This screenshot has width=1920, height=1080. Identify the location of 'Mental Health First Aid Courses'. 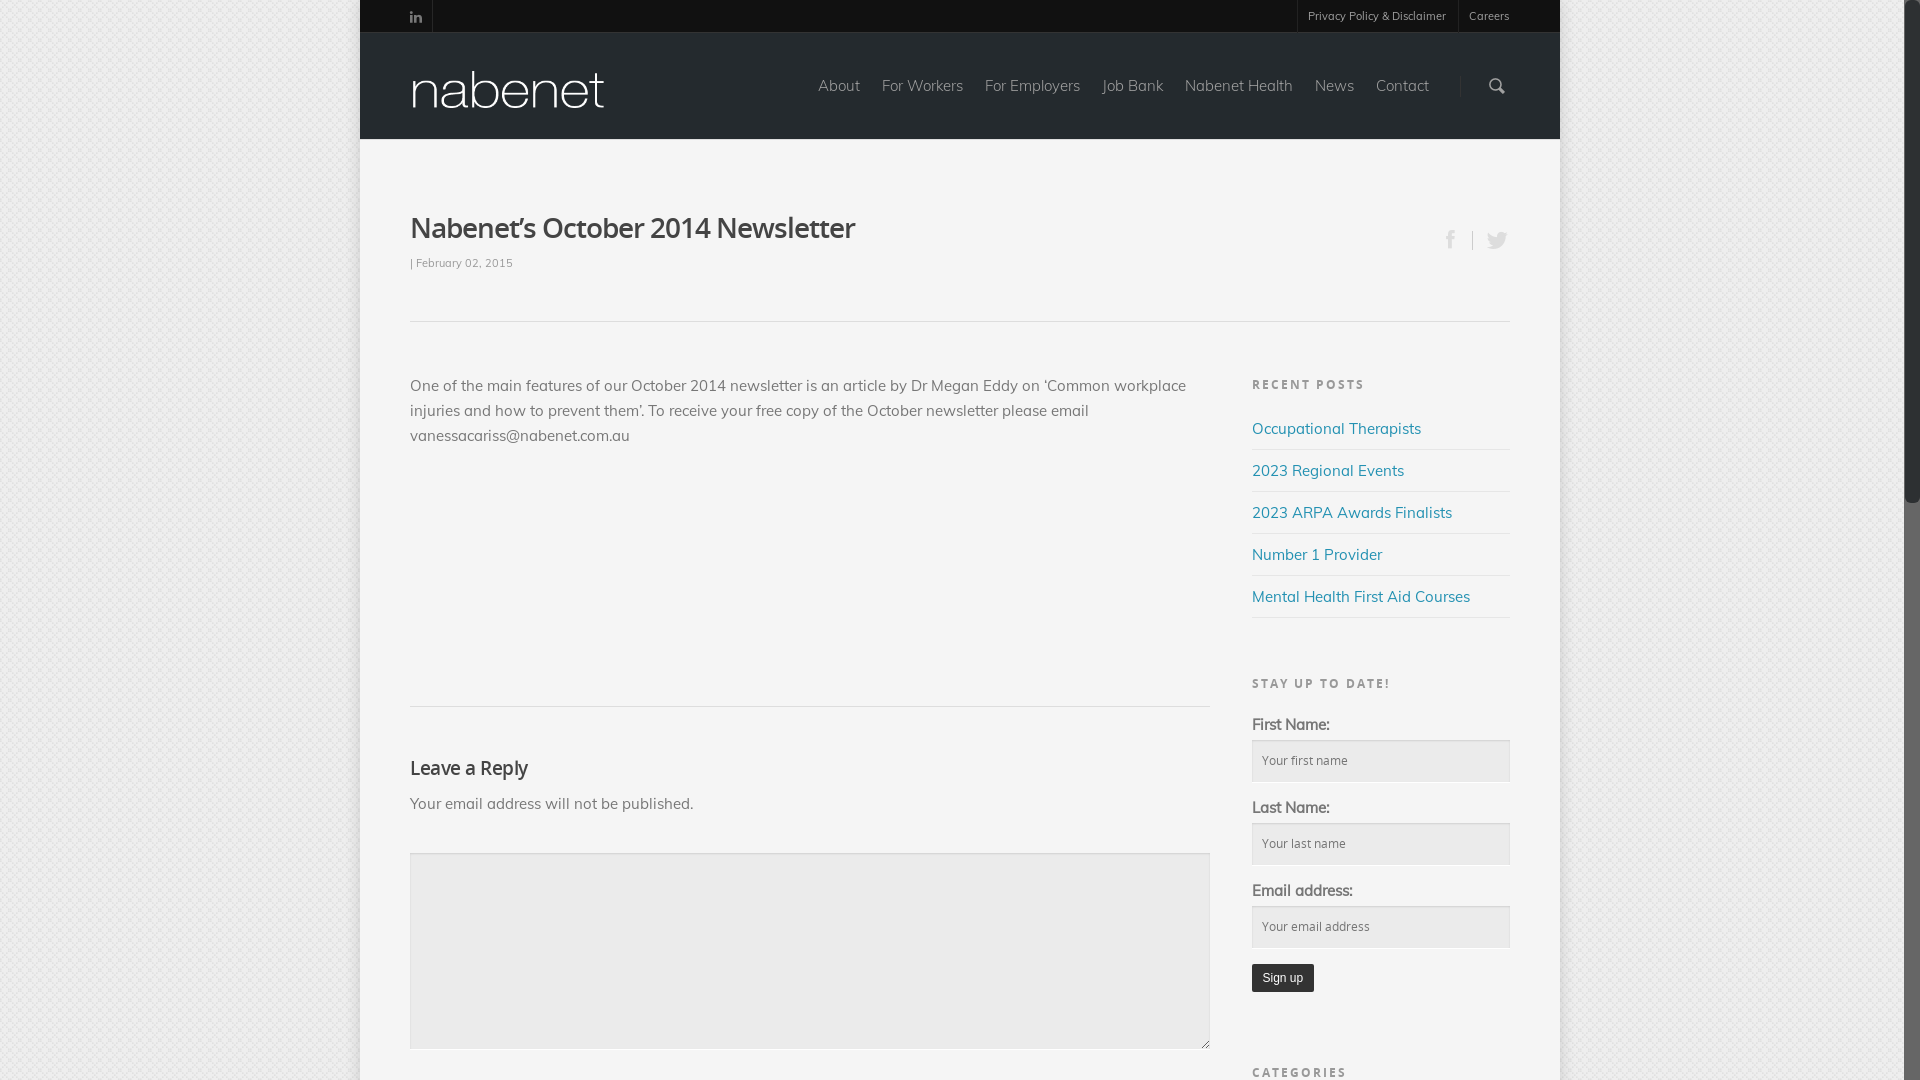
(1360, 594).